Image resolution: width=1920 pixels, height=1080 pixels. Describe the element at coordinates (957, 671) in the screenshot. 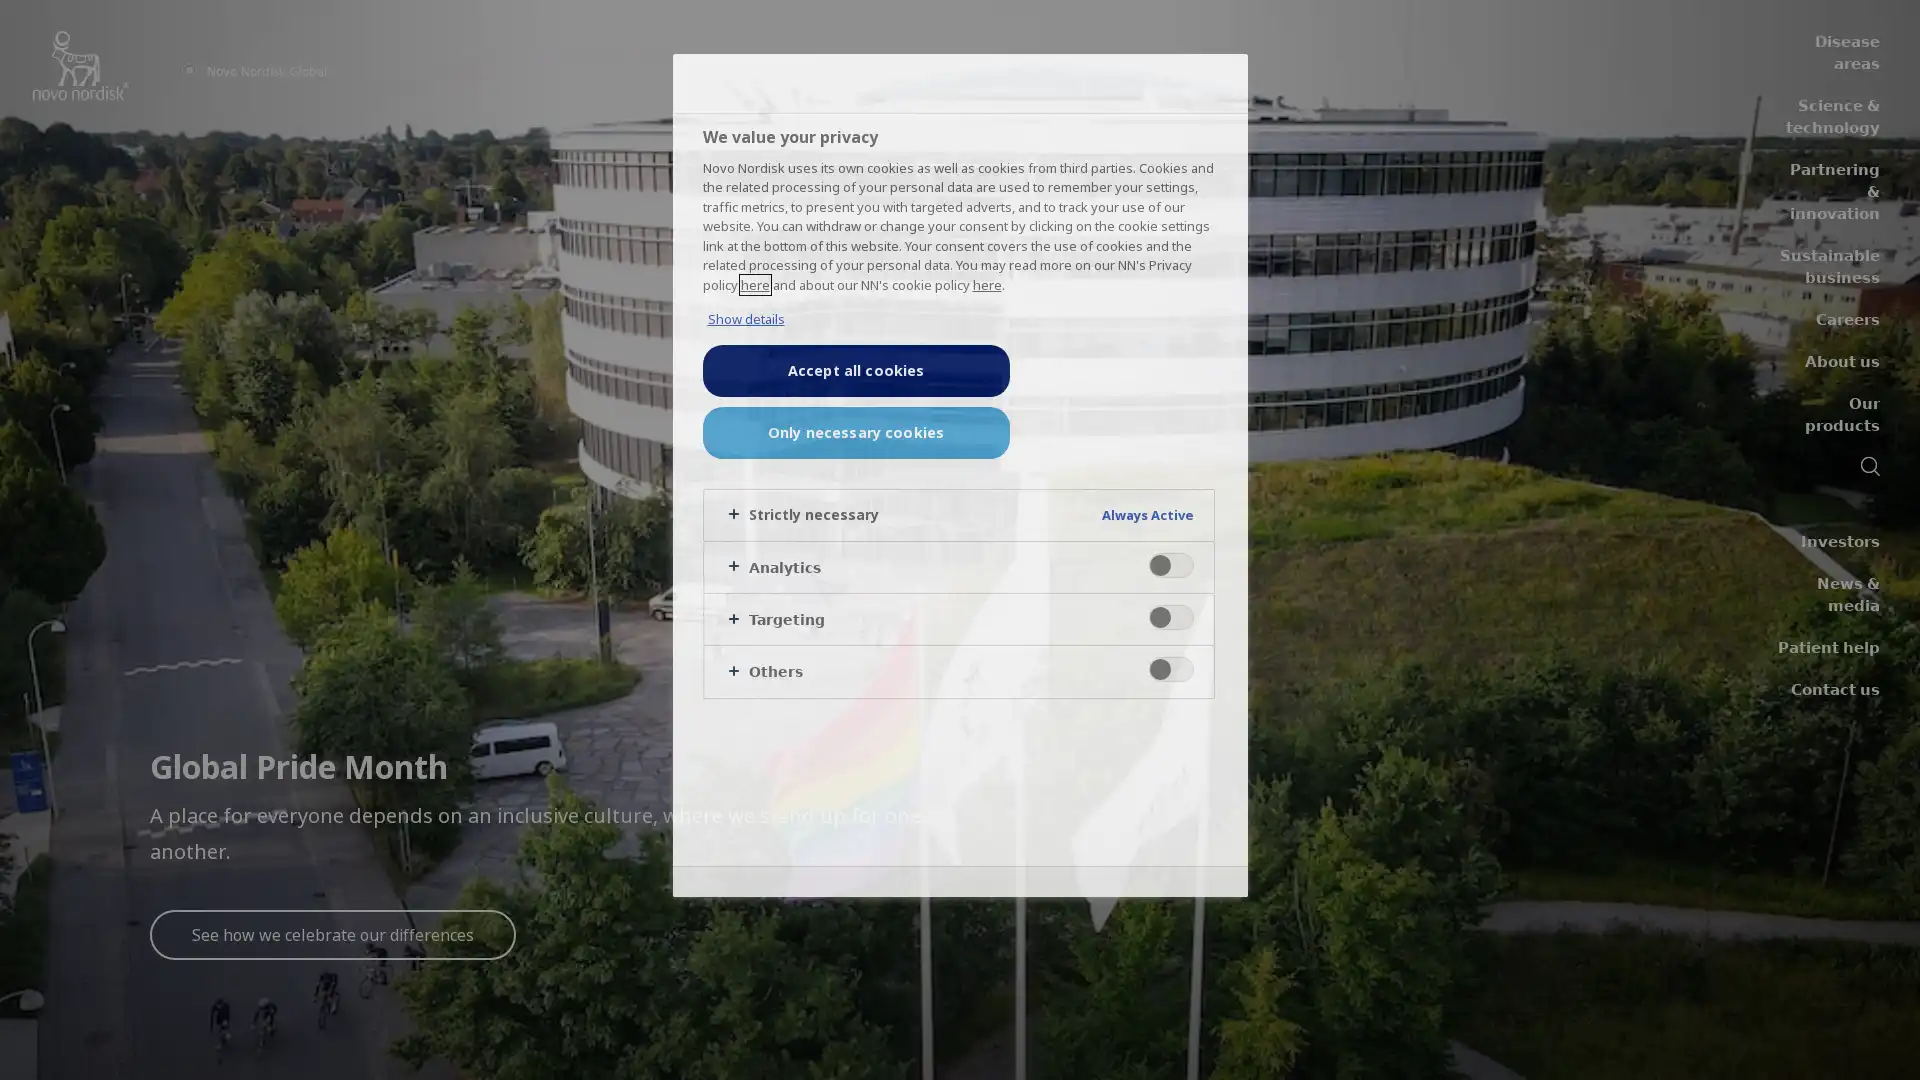

I see `Others` at that location.